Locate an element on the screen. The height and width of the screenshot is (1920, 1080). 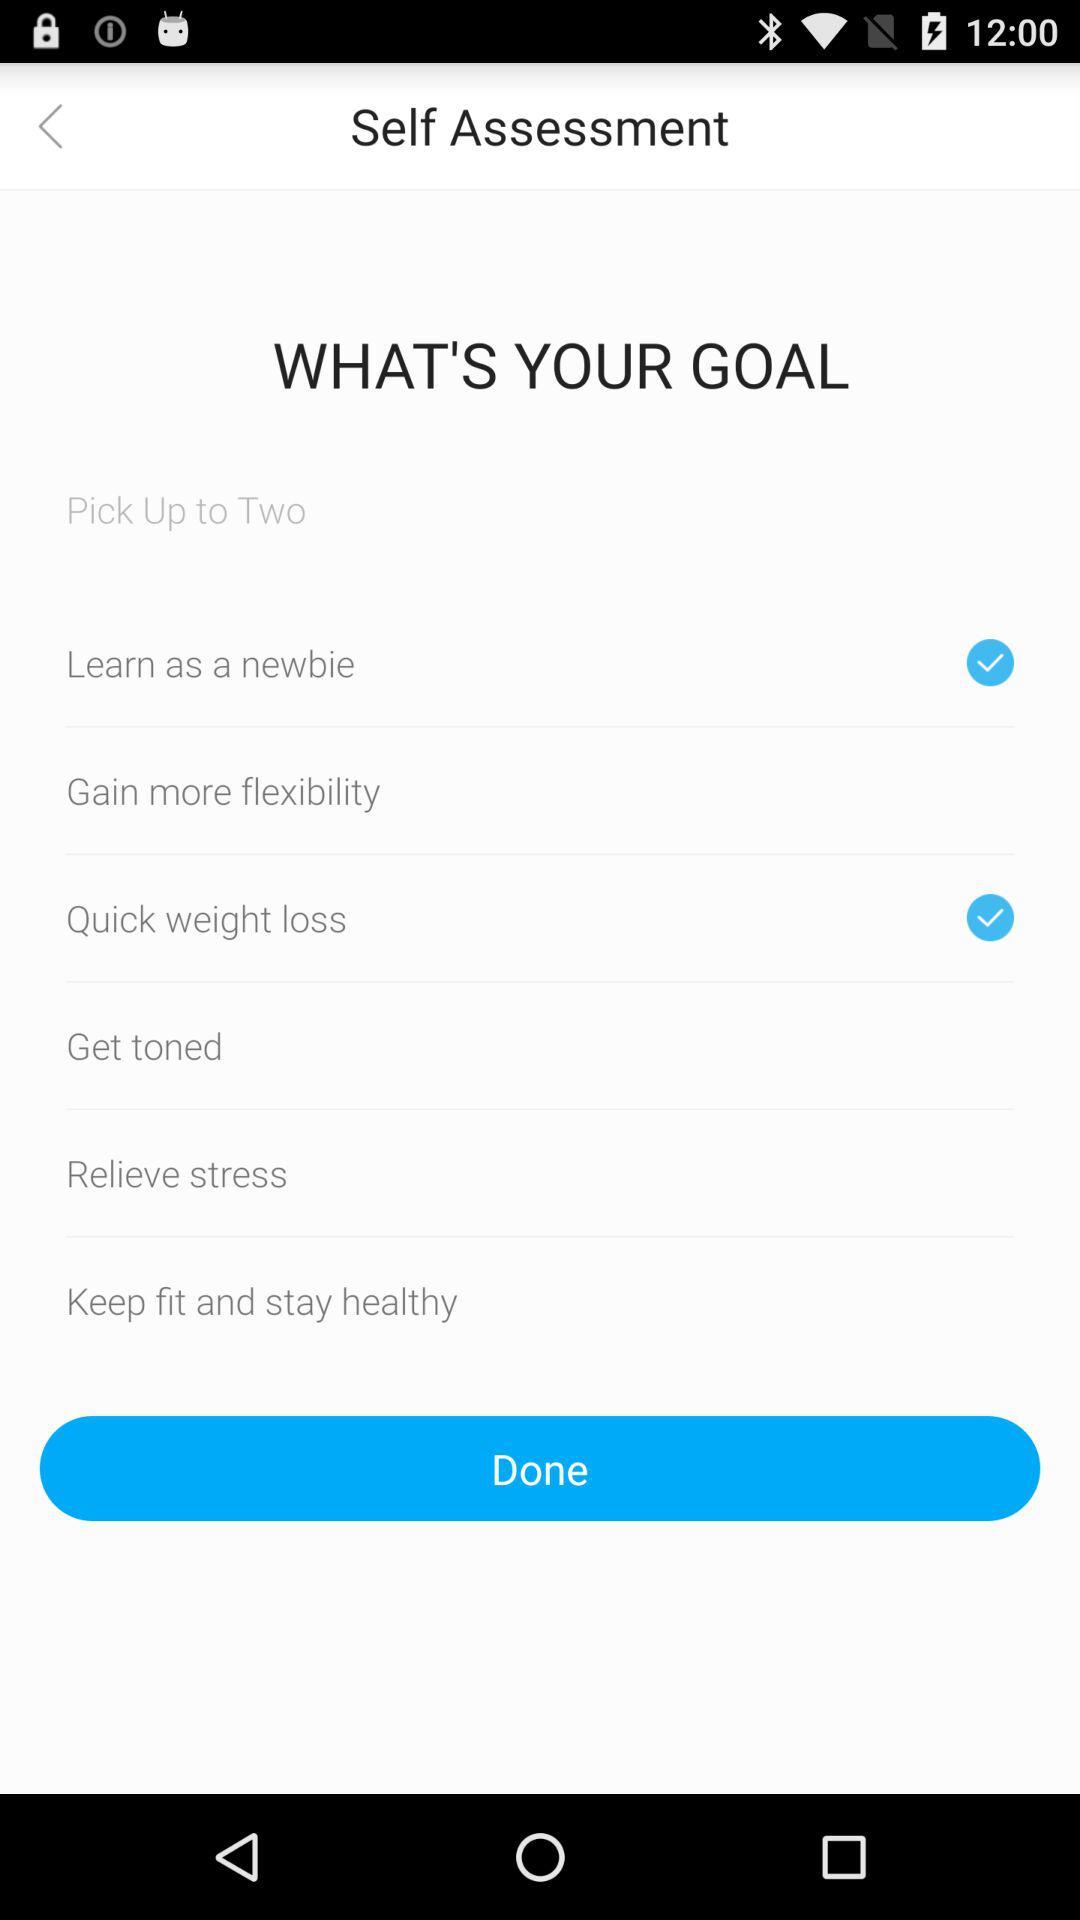
go back is located at coordinates (61, 124).